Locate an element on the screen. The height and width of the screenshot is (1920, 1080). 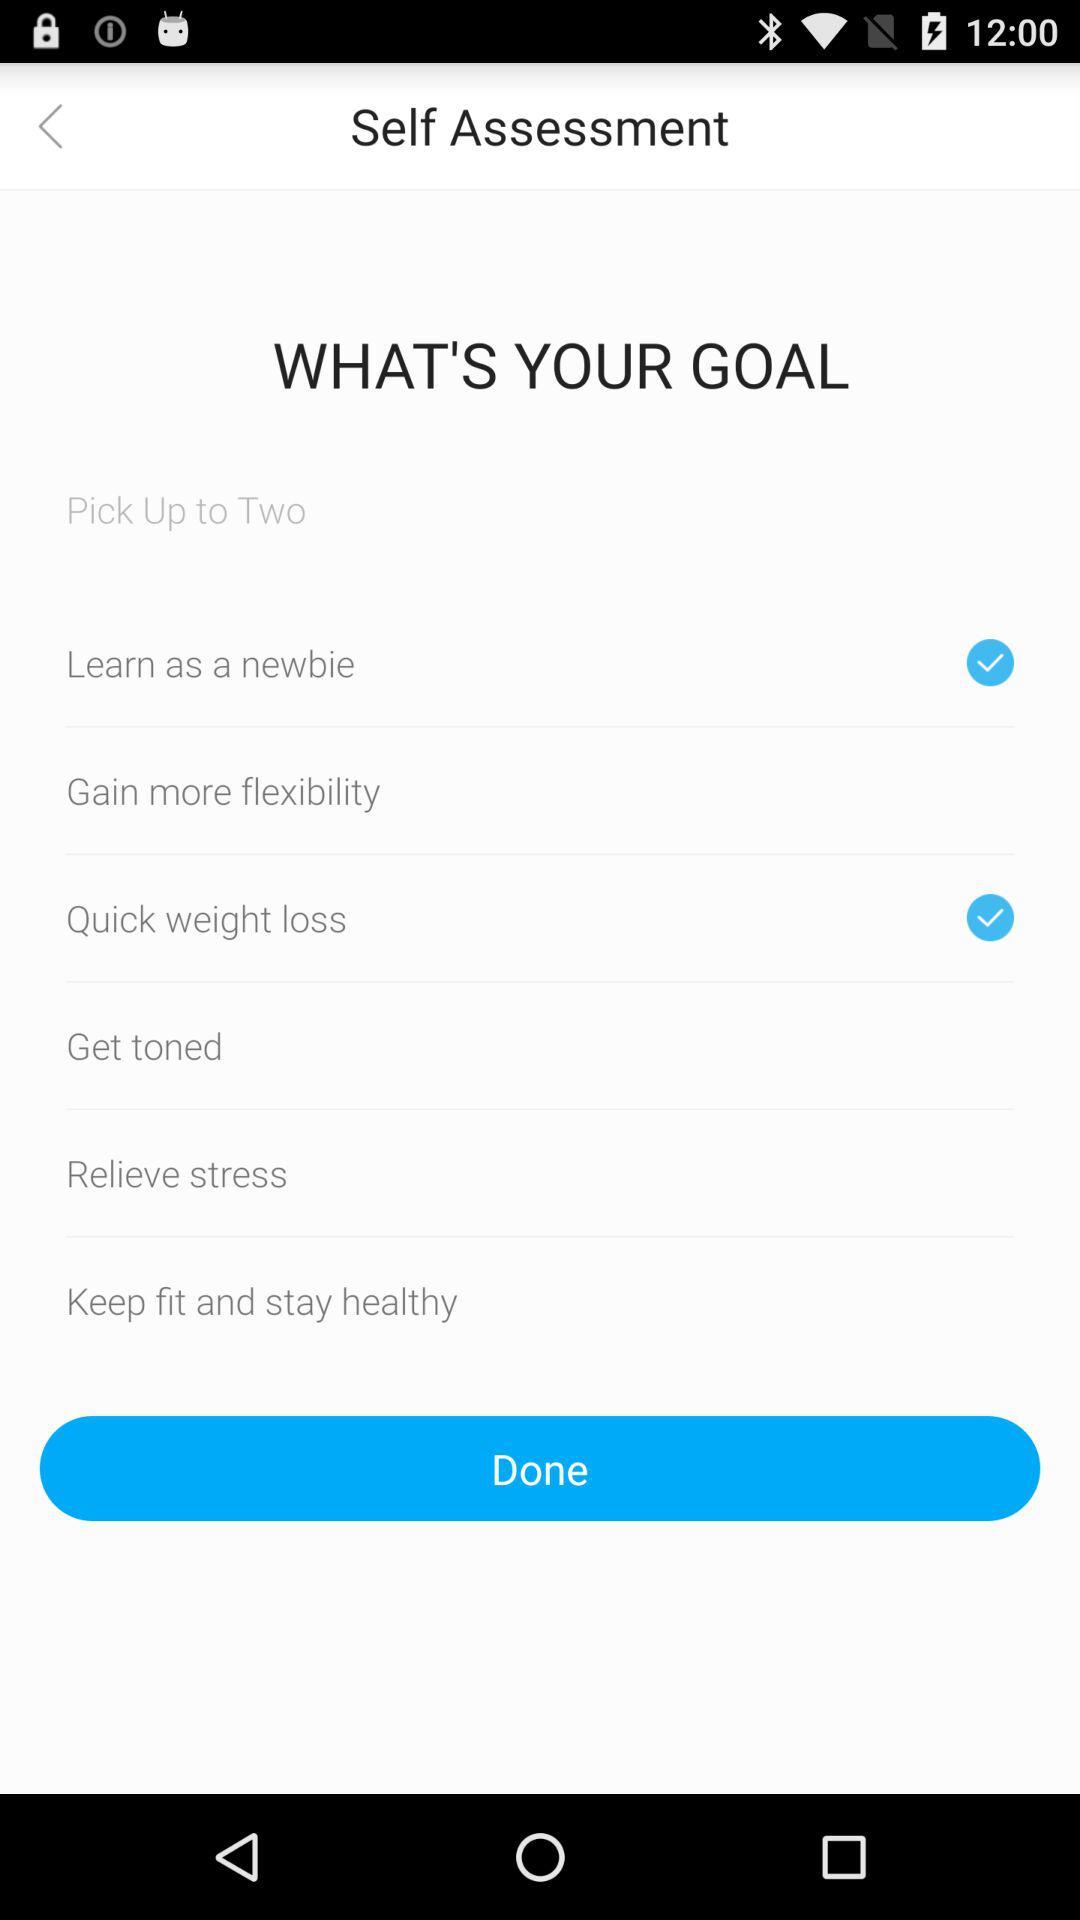
go back is located at coordinates (61, 124).